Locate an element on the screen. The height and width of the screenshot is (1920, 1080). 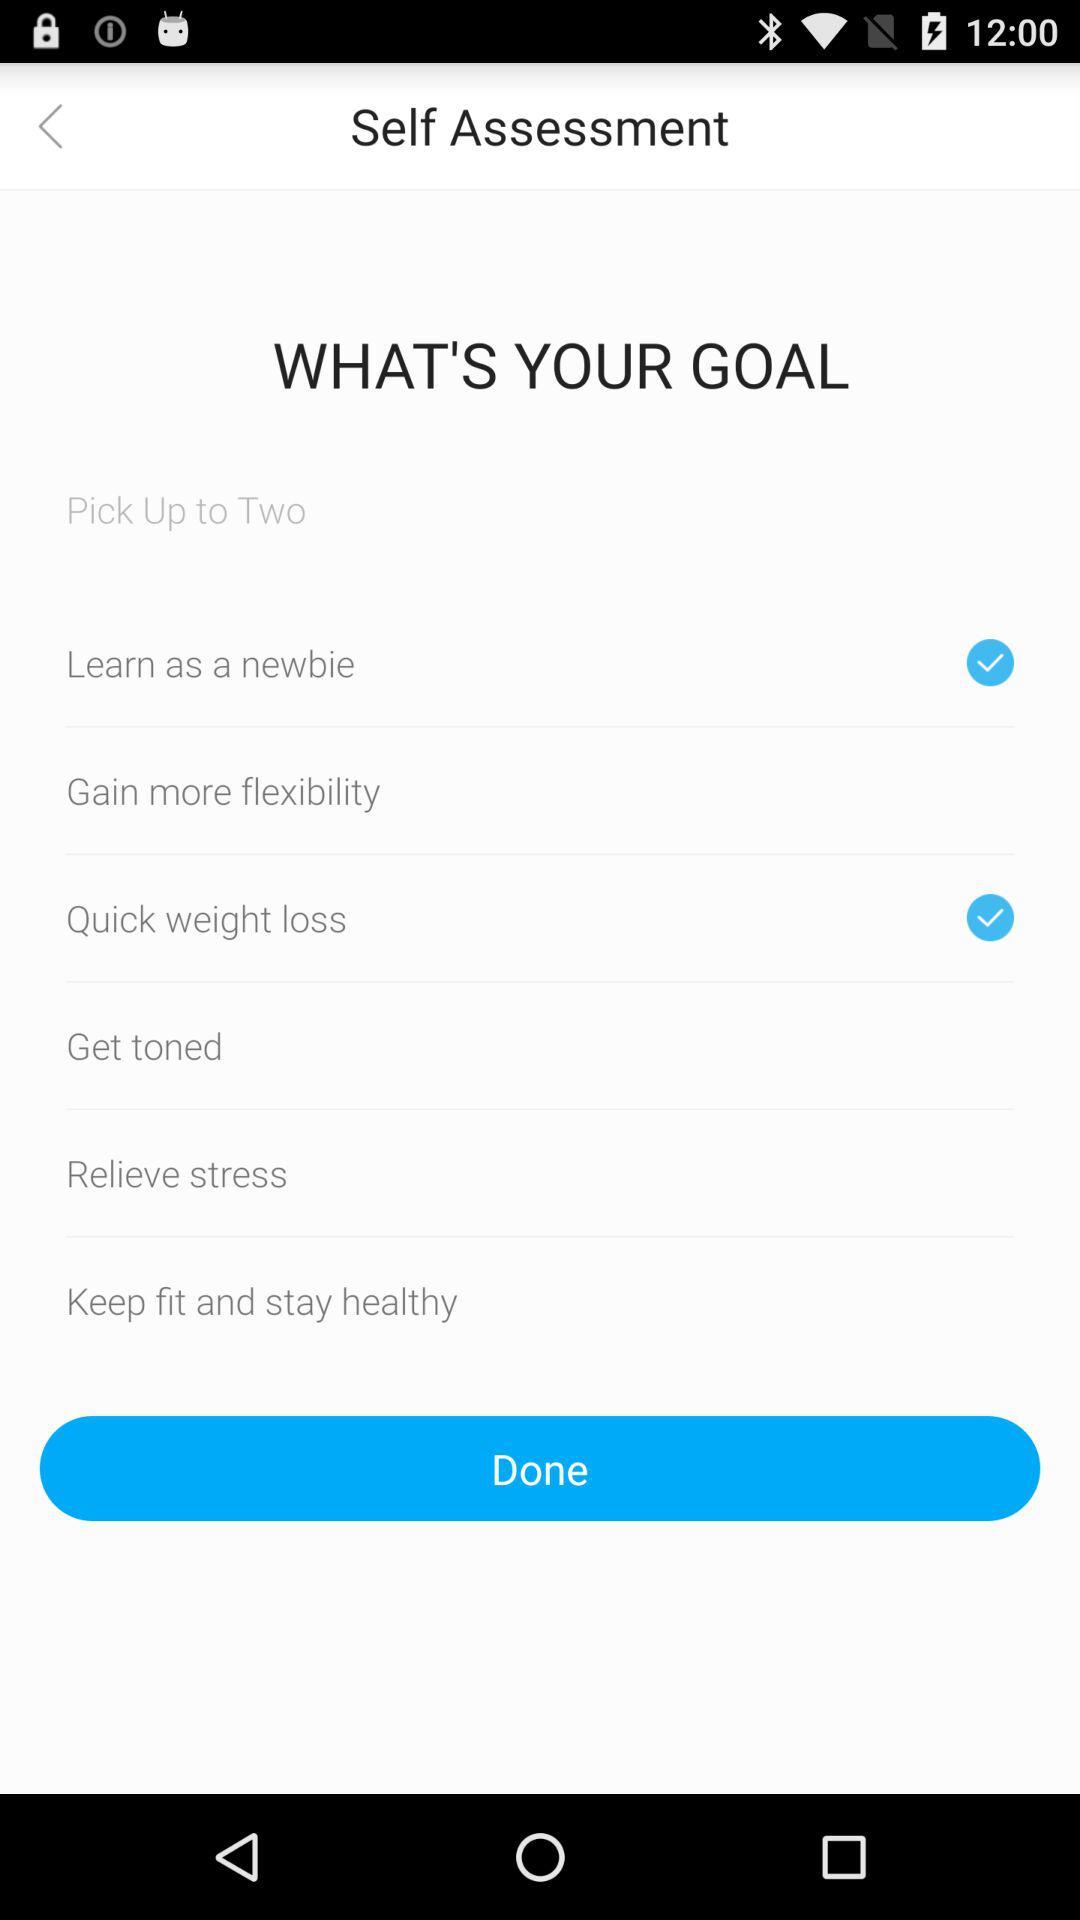
go back is located at coordinates (61, 124).